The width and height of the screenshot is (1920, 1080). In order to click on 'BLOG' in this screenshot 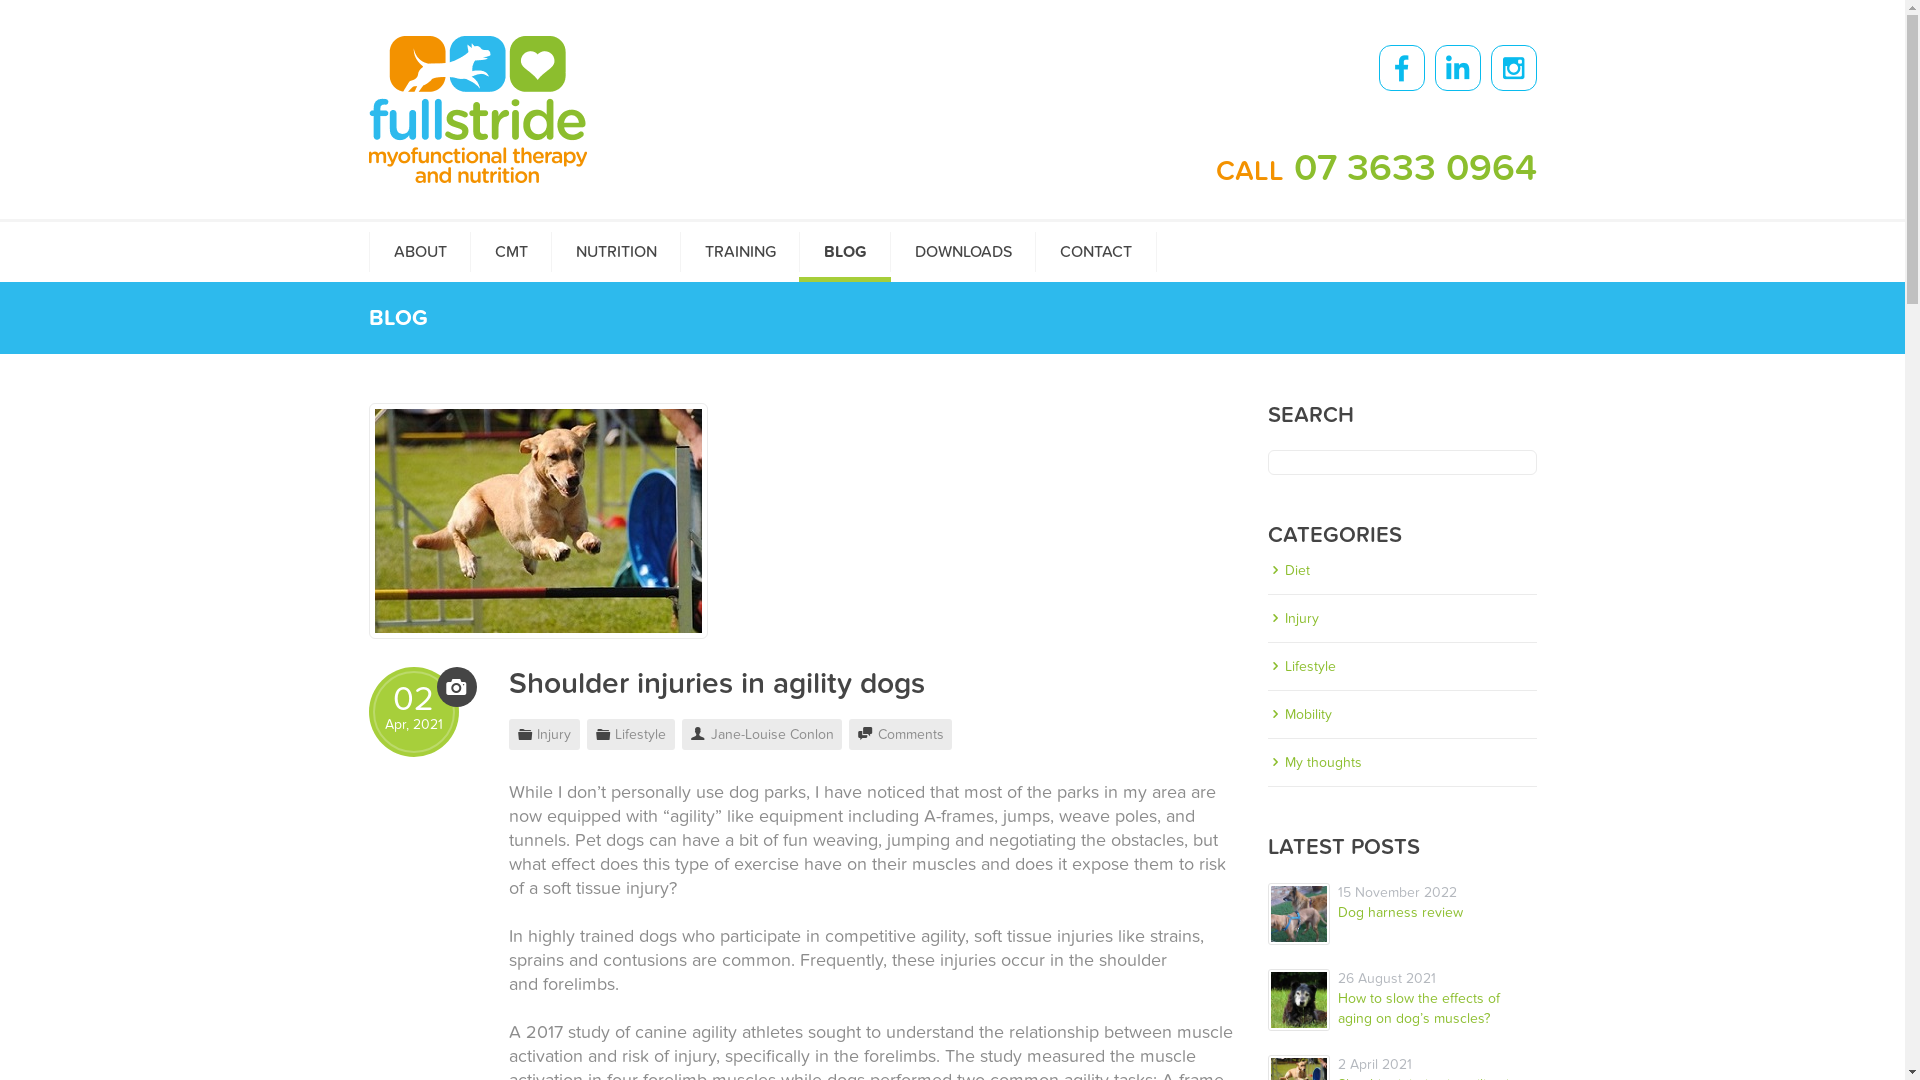, I will do `click(796, 250)`.